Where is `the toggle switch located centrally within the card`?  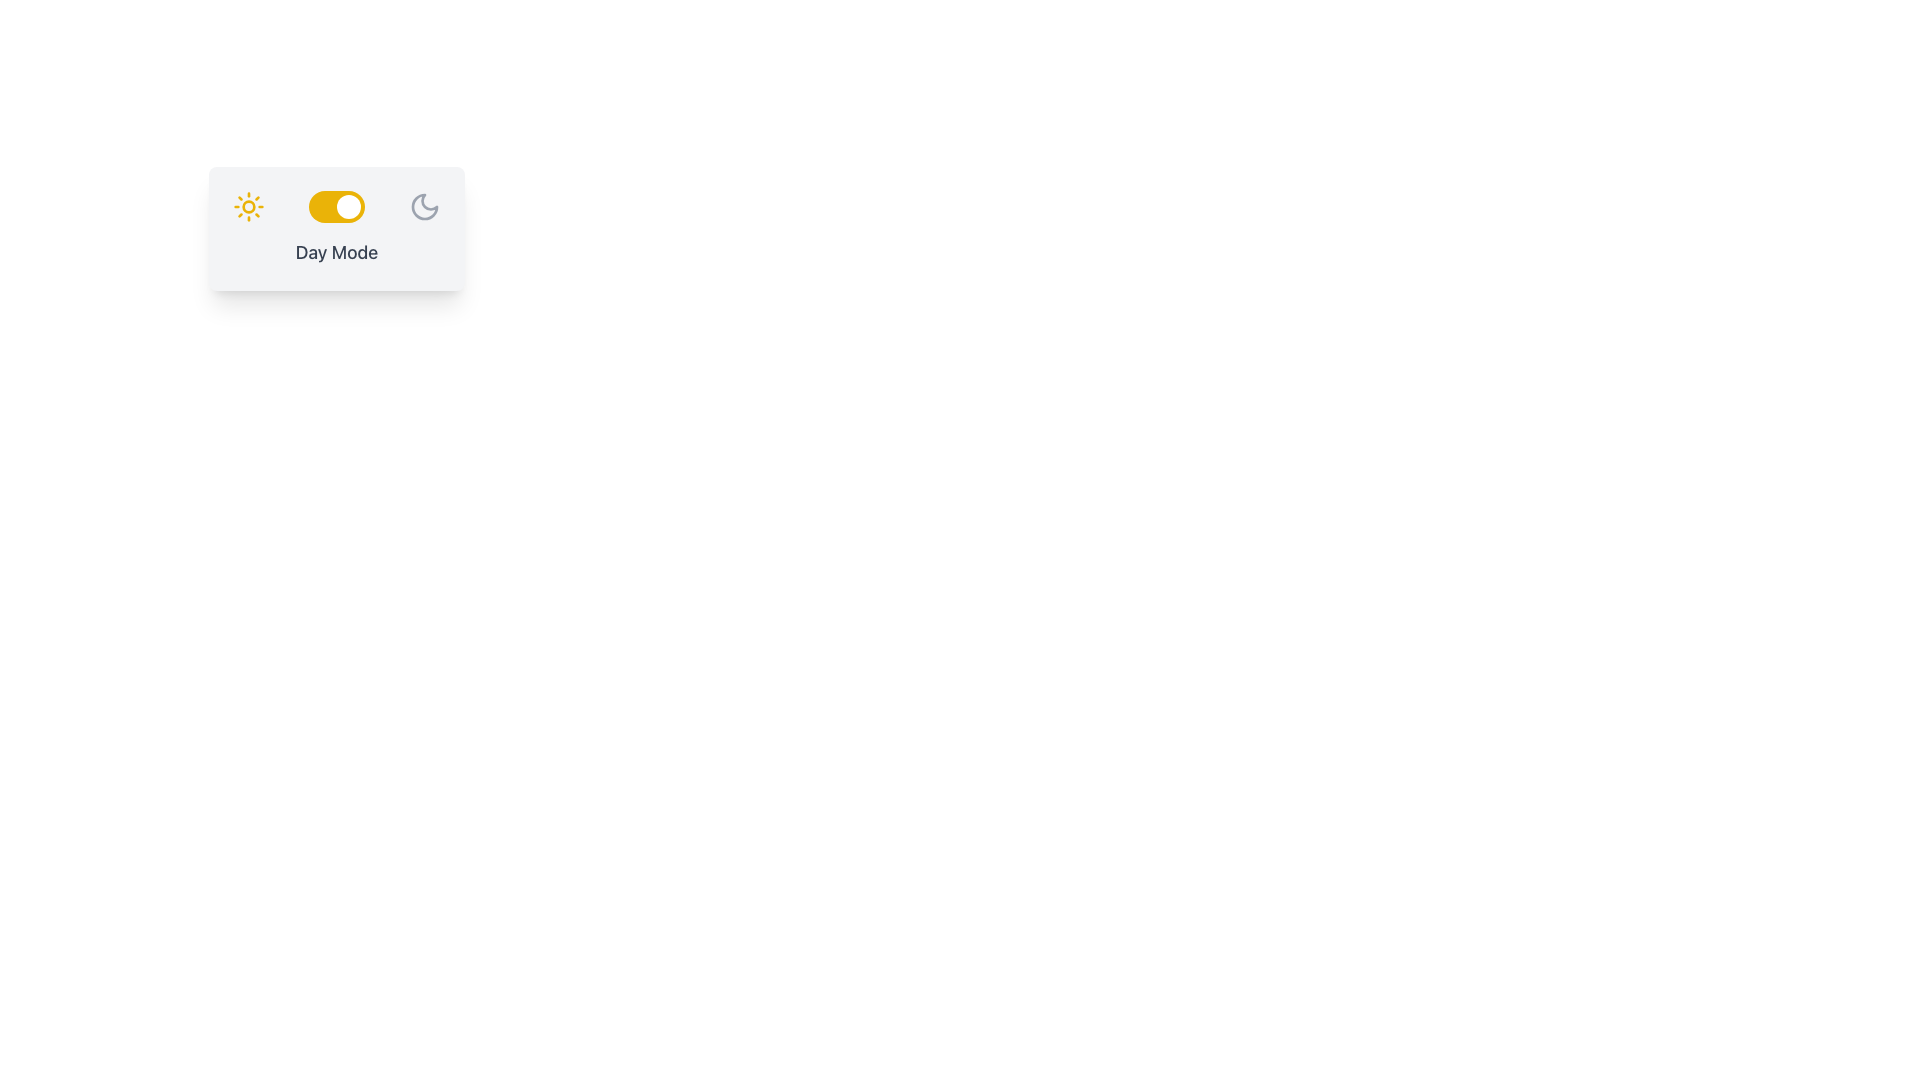 the toggle switch located centrally within the card is located at coordinates (336, 207).